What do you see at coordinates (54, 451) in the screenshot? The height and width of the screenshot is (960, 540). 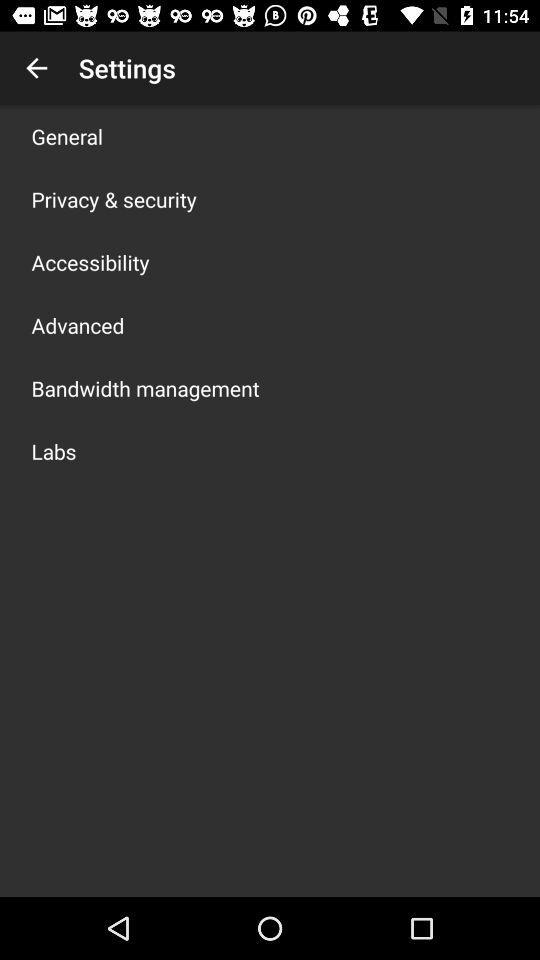 I see `the app below bandwidth management app` at bounding box center [54, 451].